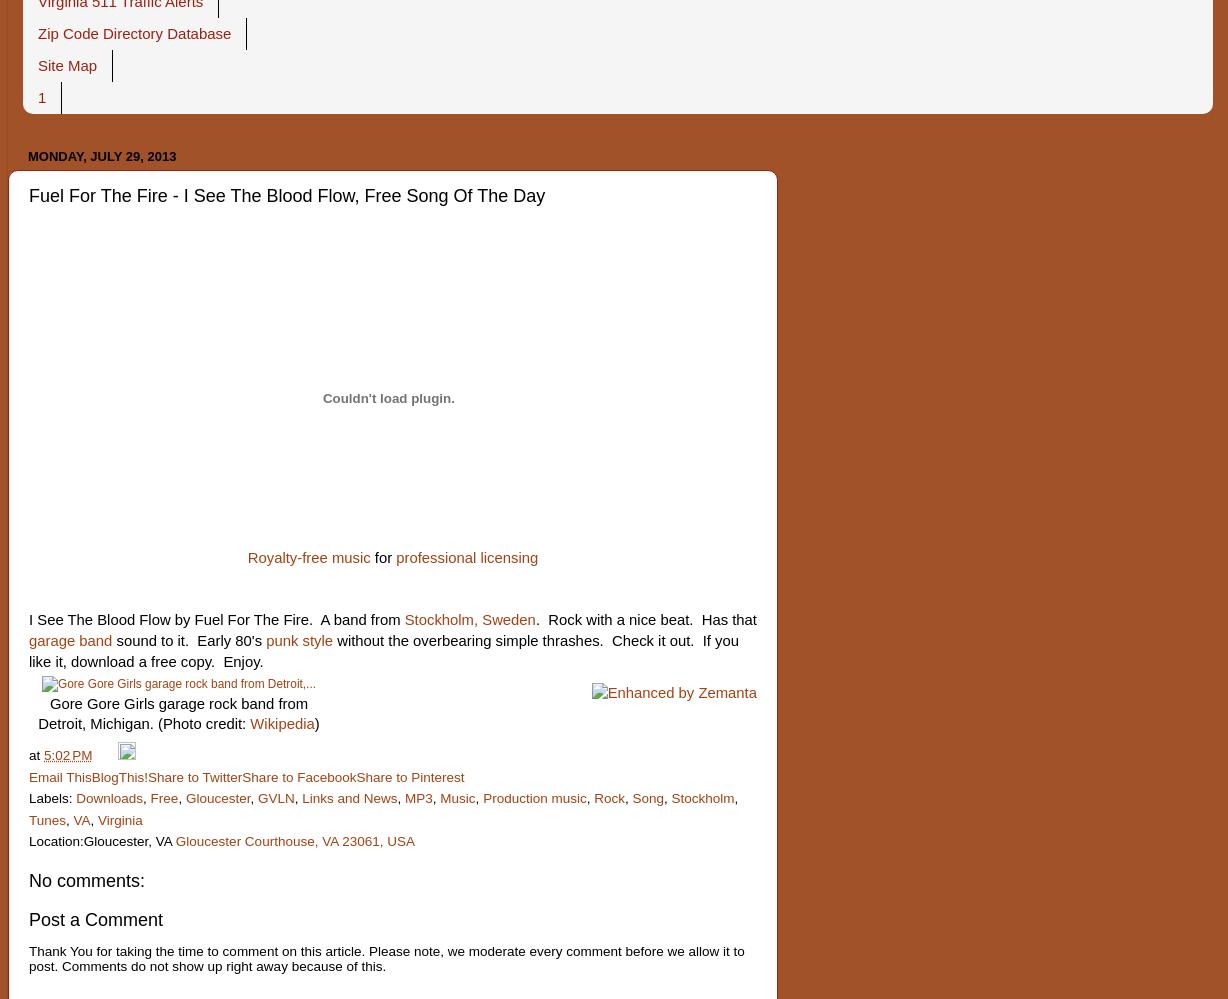  I want to click on 'Zip Code Directory Database', so click(134, 33).